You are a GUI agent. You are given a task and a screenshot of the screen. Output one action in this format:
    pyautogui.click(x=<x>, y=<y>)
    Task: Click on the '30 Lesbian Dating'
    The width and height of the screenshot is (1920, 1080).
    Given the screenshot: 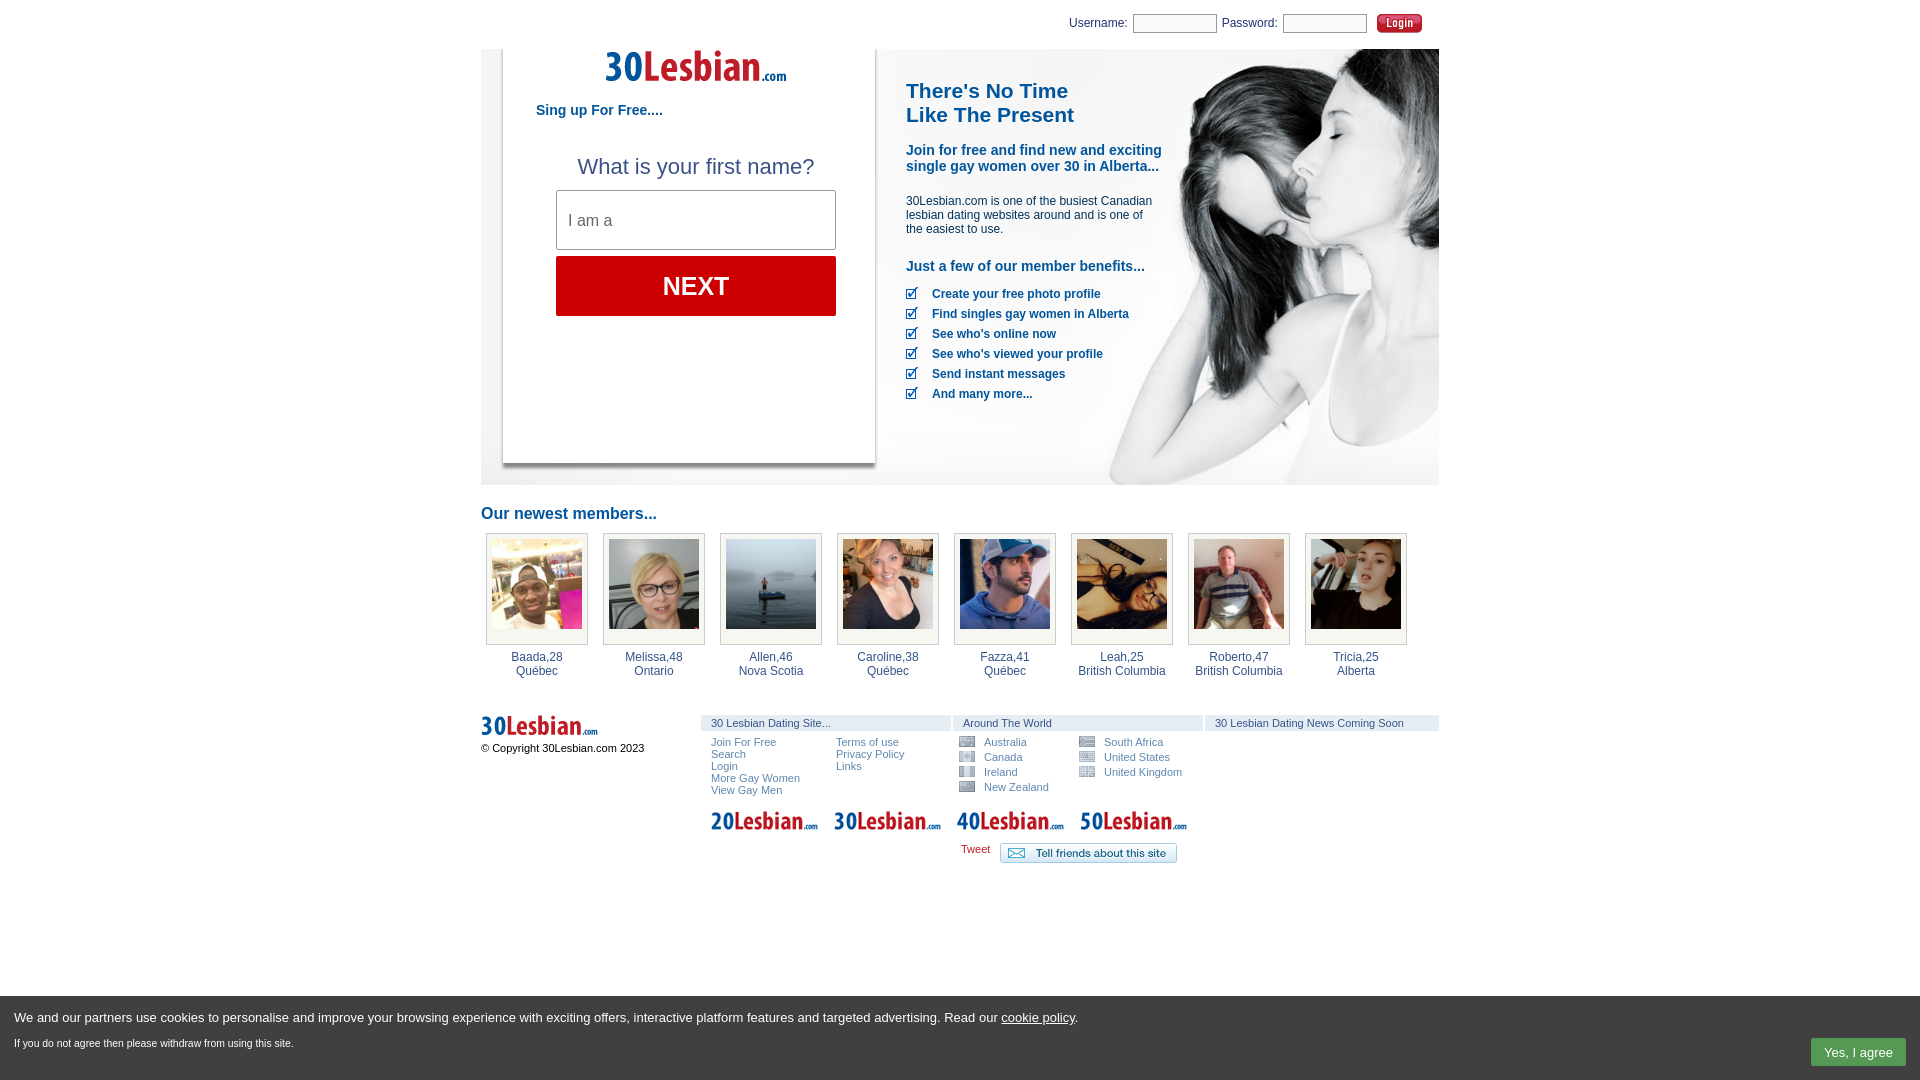 What is the action you would take?
    pyautogui.click(x=696, y=87)
    